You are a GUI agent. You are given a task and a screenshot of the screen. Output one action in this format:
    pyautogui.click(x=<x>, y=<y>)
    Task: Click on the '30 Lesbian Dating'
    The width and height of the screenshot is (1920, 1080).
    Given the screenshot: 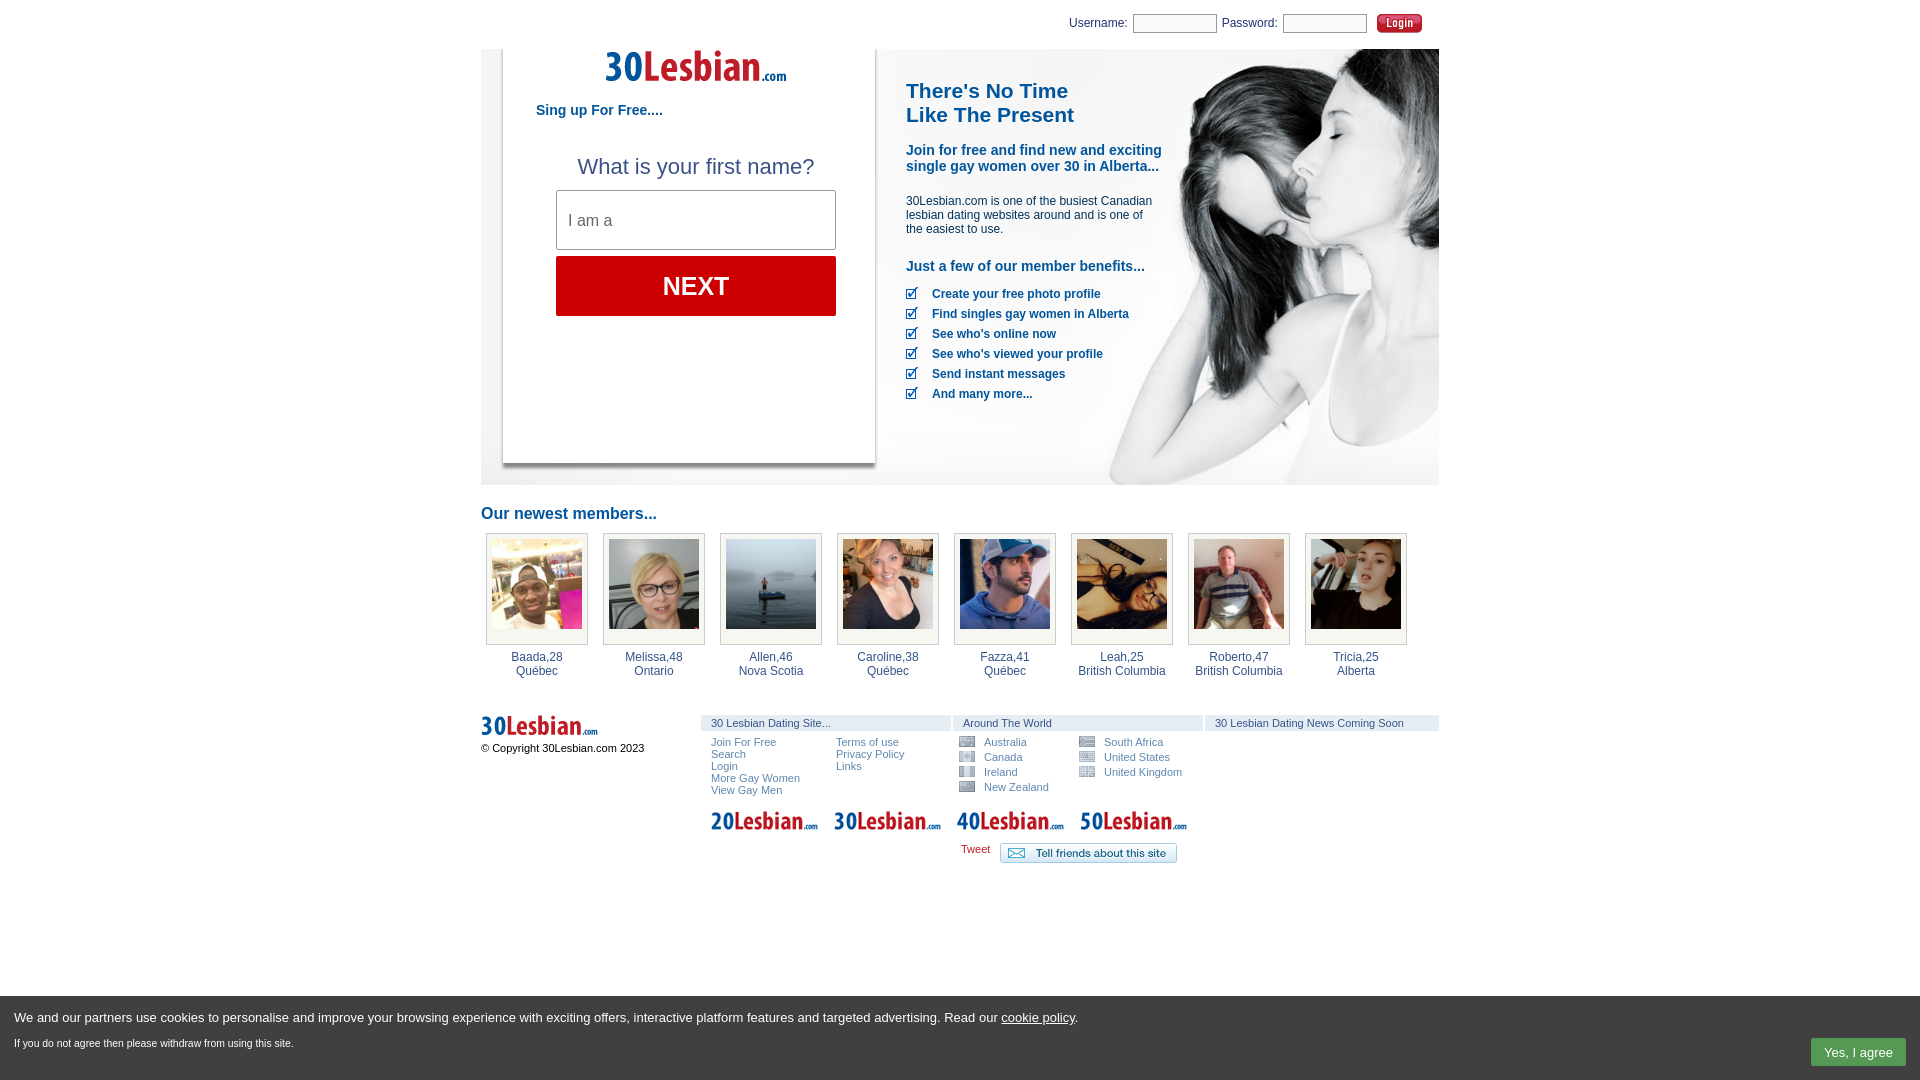 What is the action you would take?
    pyautogui.click(x=696, y=87)
    